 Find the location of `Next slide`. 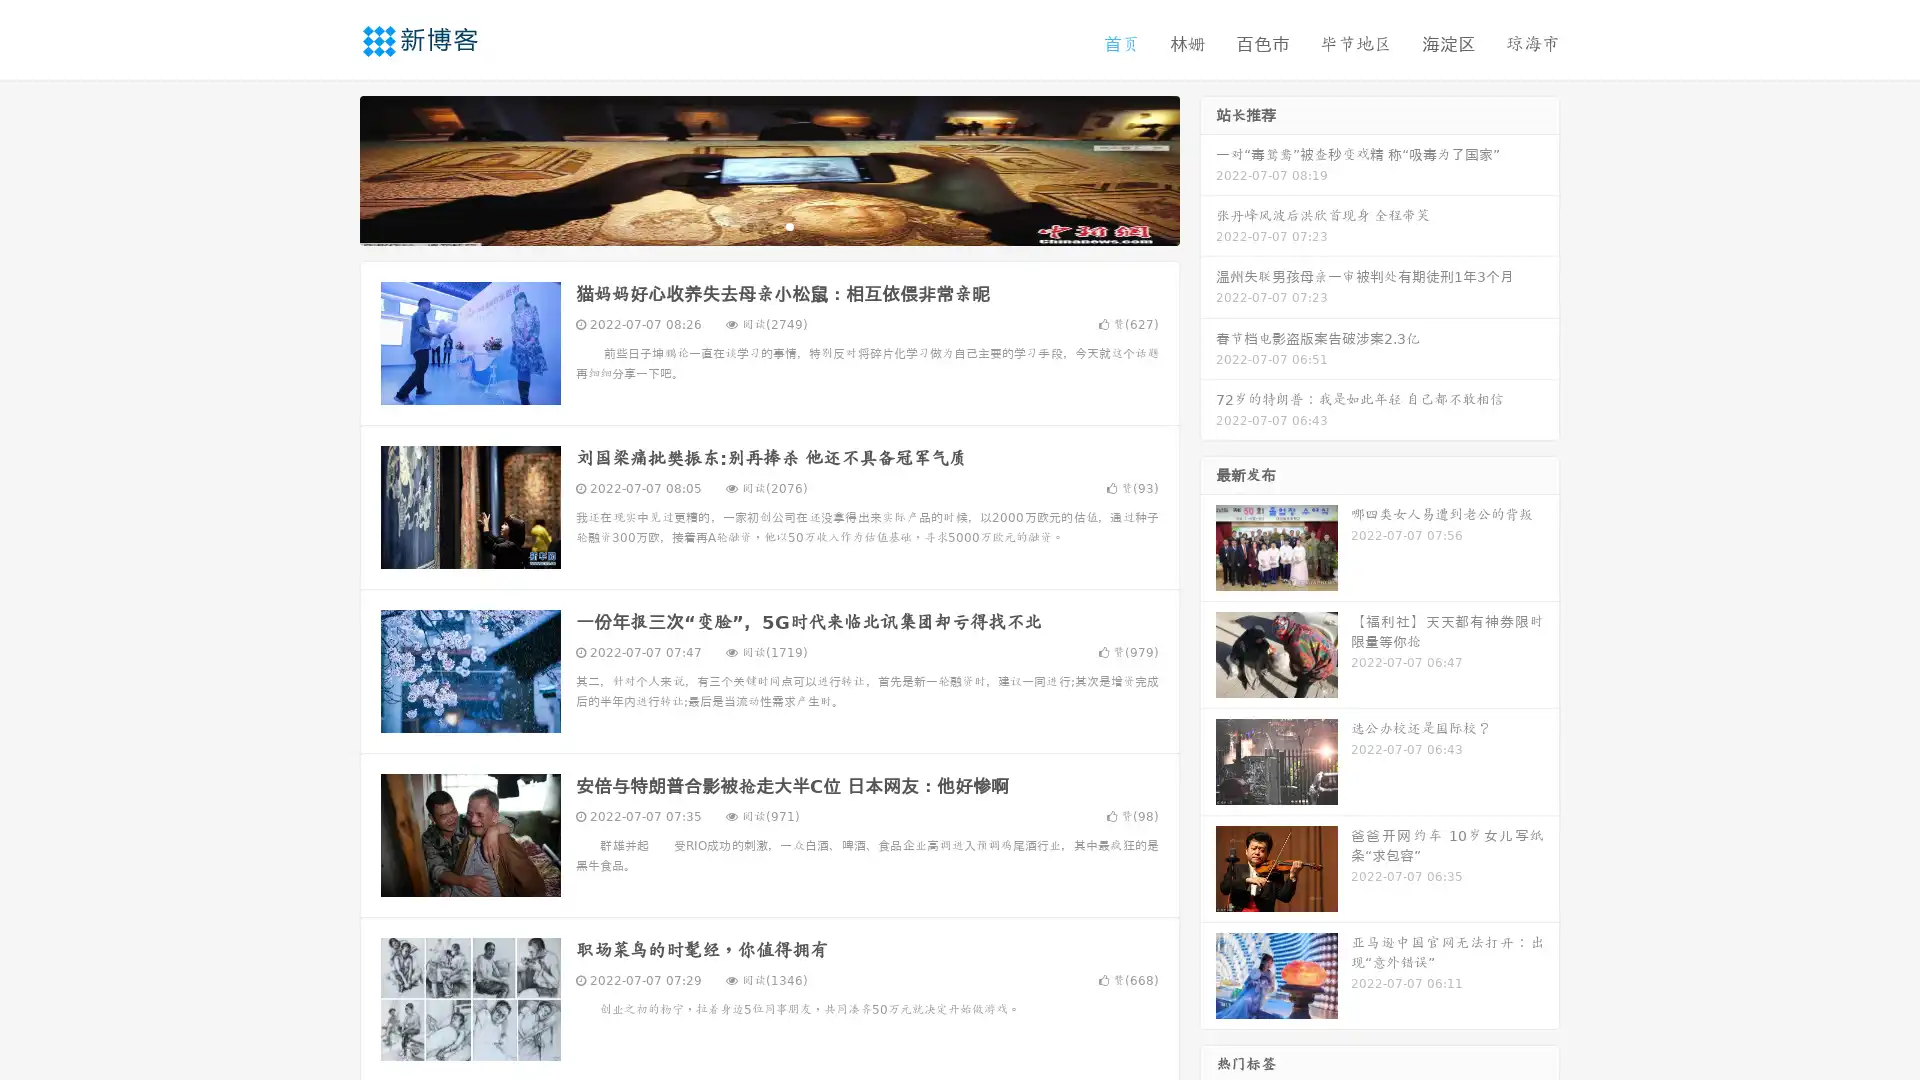

Next slide is located at coordinates (1208, 168).